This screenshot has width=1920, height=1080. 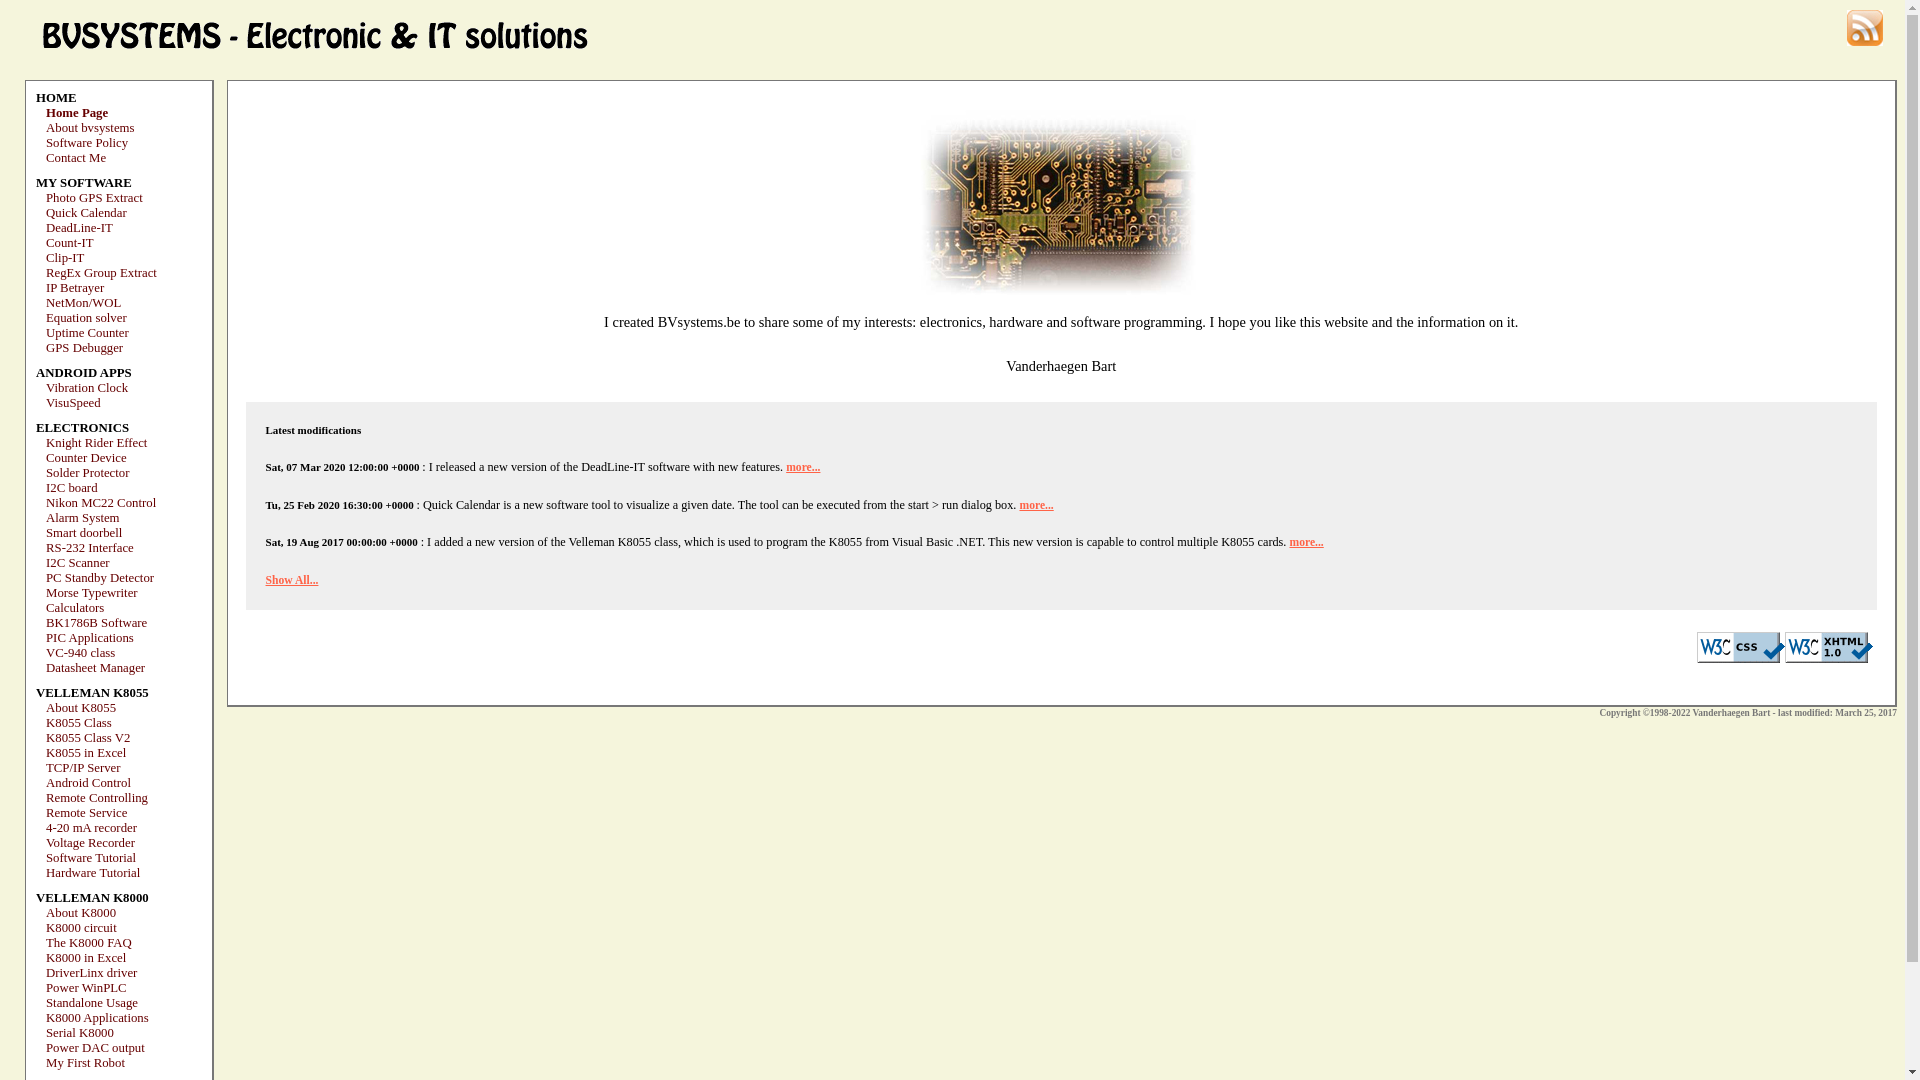 What do you see at coordinates (86, 737) in the screenshot?
I see `'K8055 Class V2'` at bounding box center [86, 737].